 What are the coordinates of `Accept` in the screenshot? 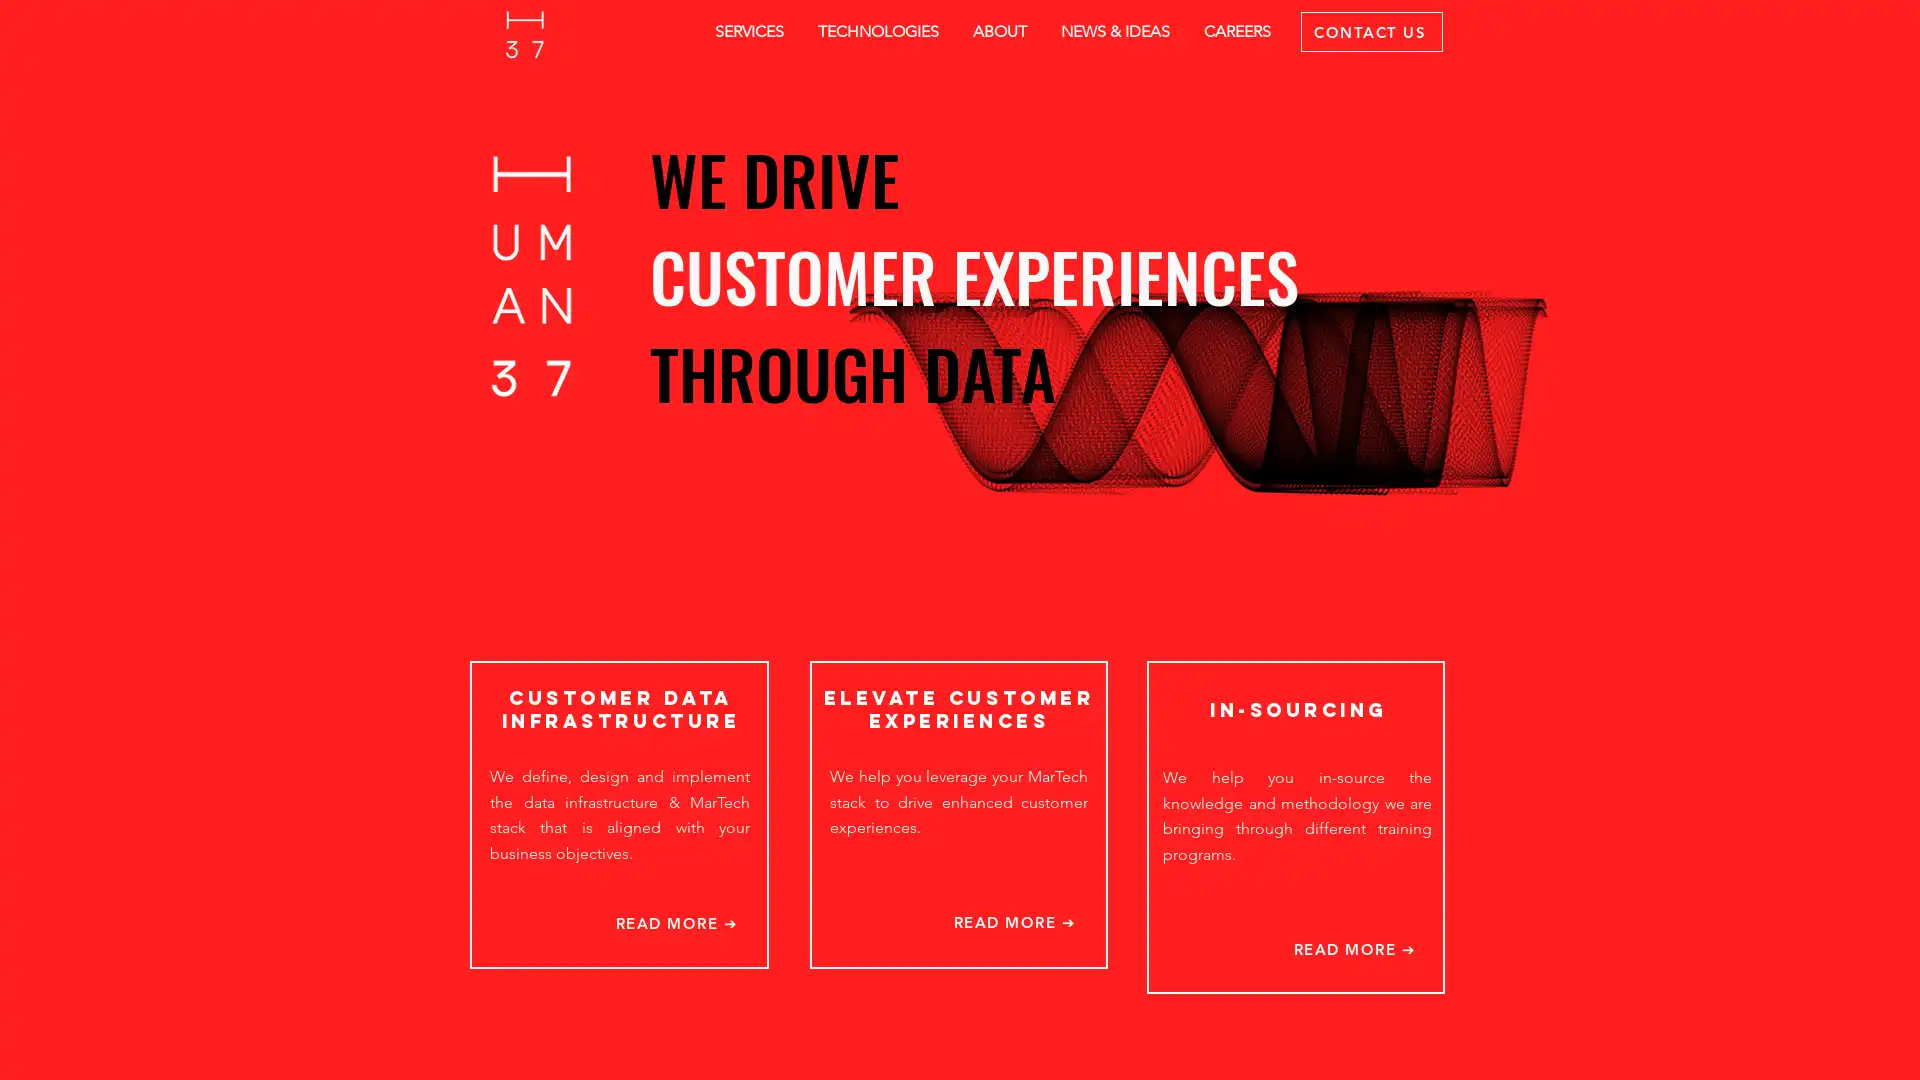 It's located at (1830, 1047).